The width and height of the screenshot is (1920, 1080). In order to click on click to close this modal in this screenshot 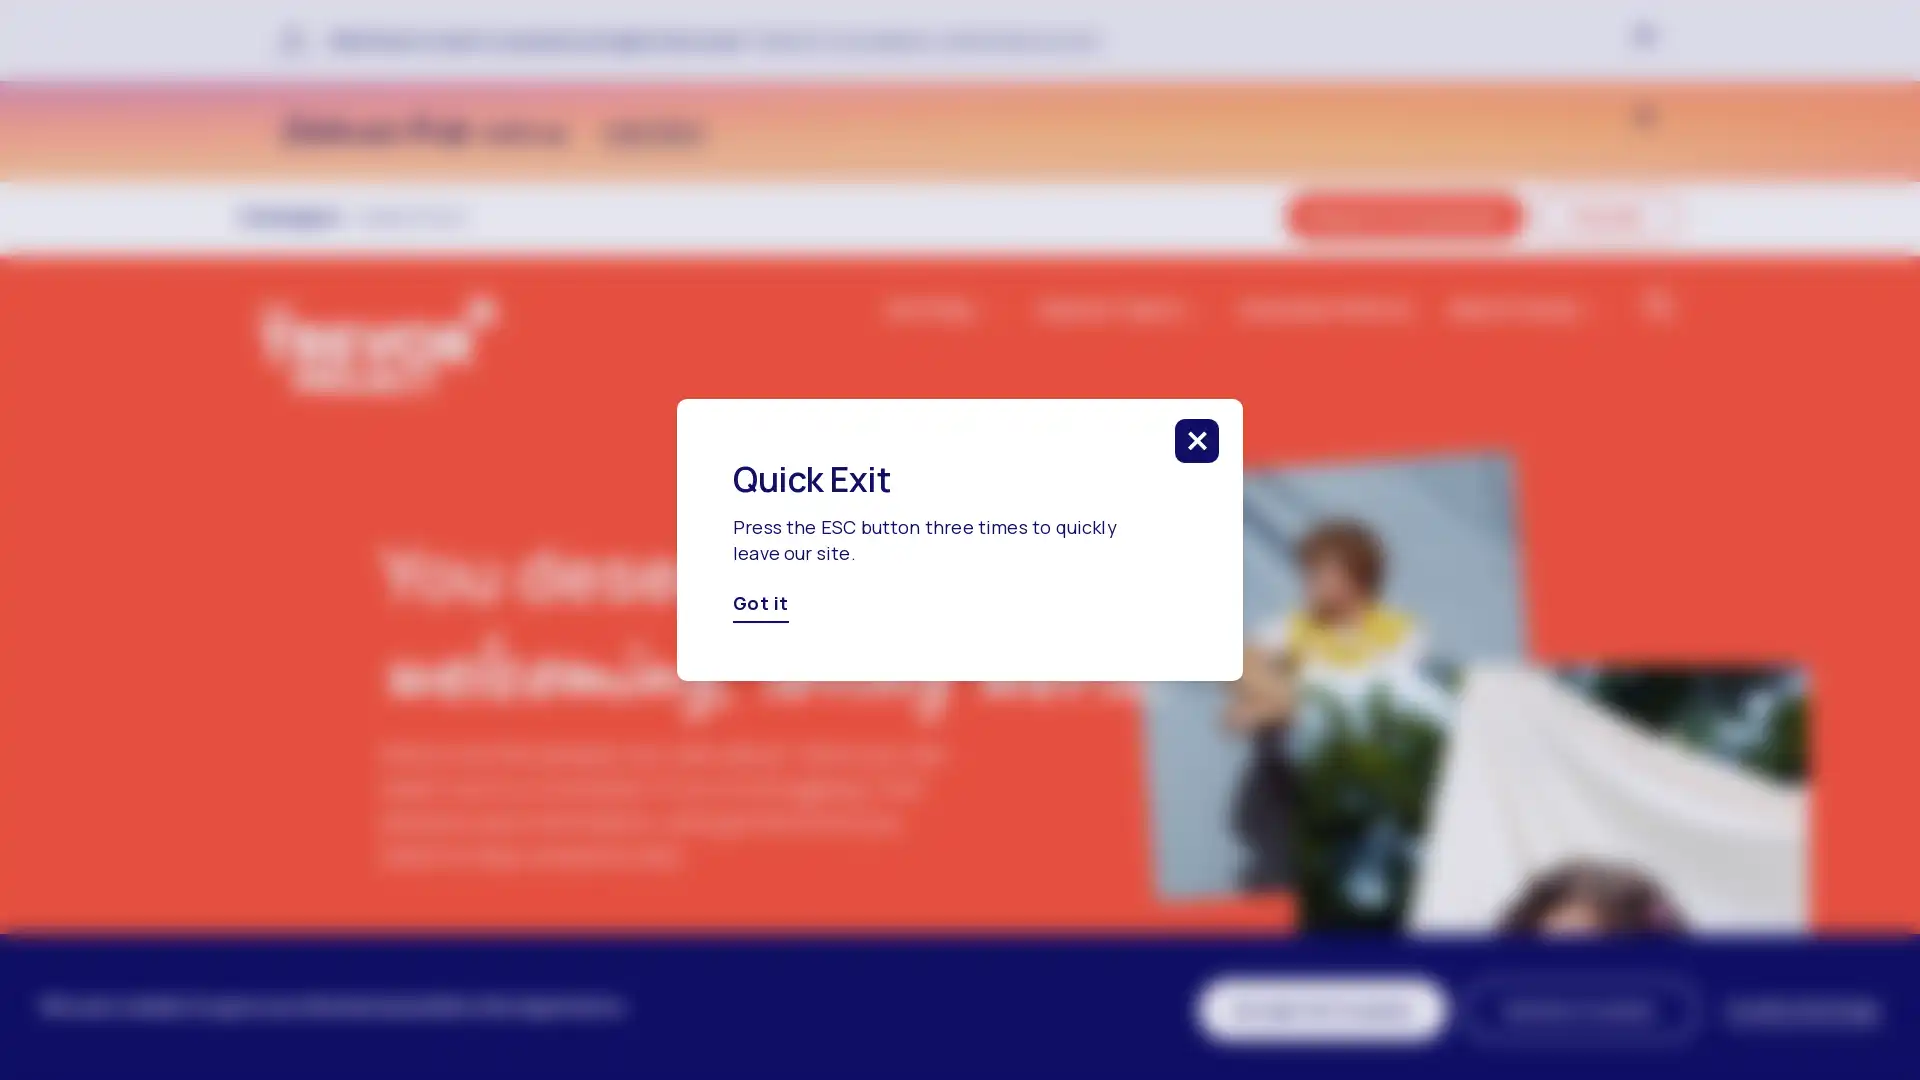, I will do `click(1196, 439)`.